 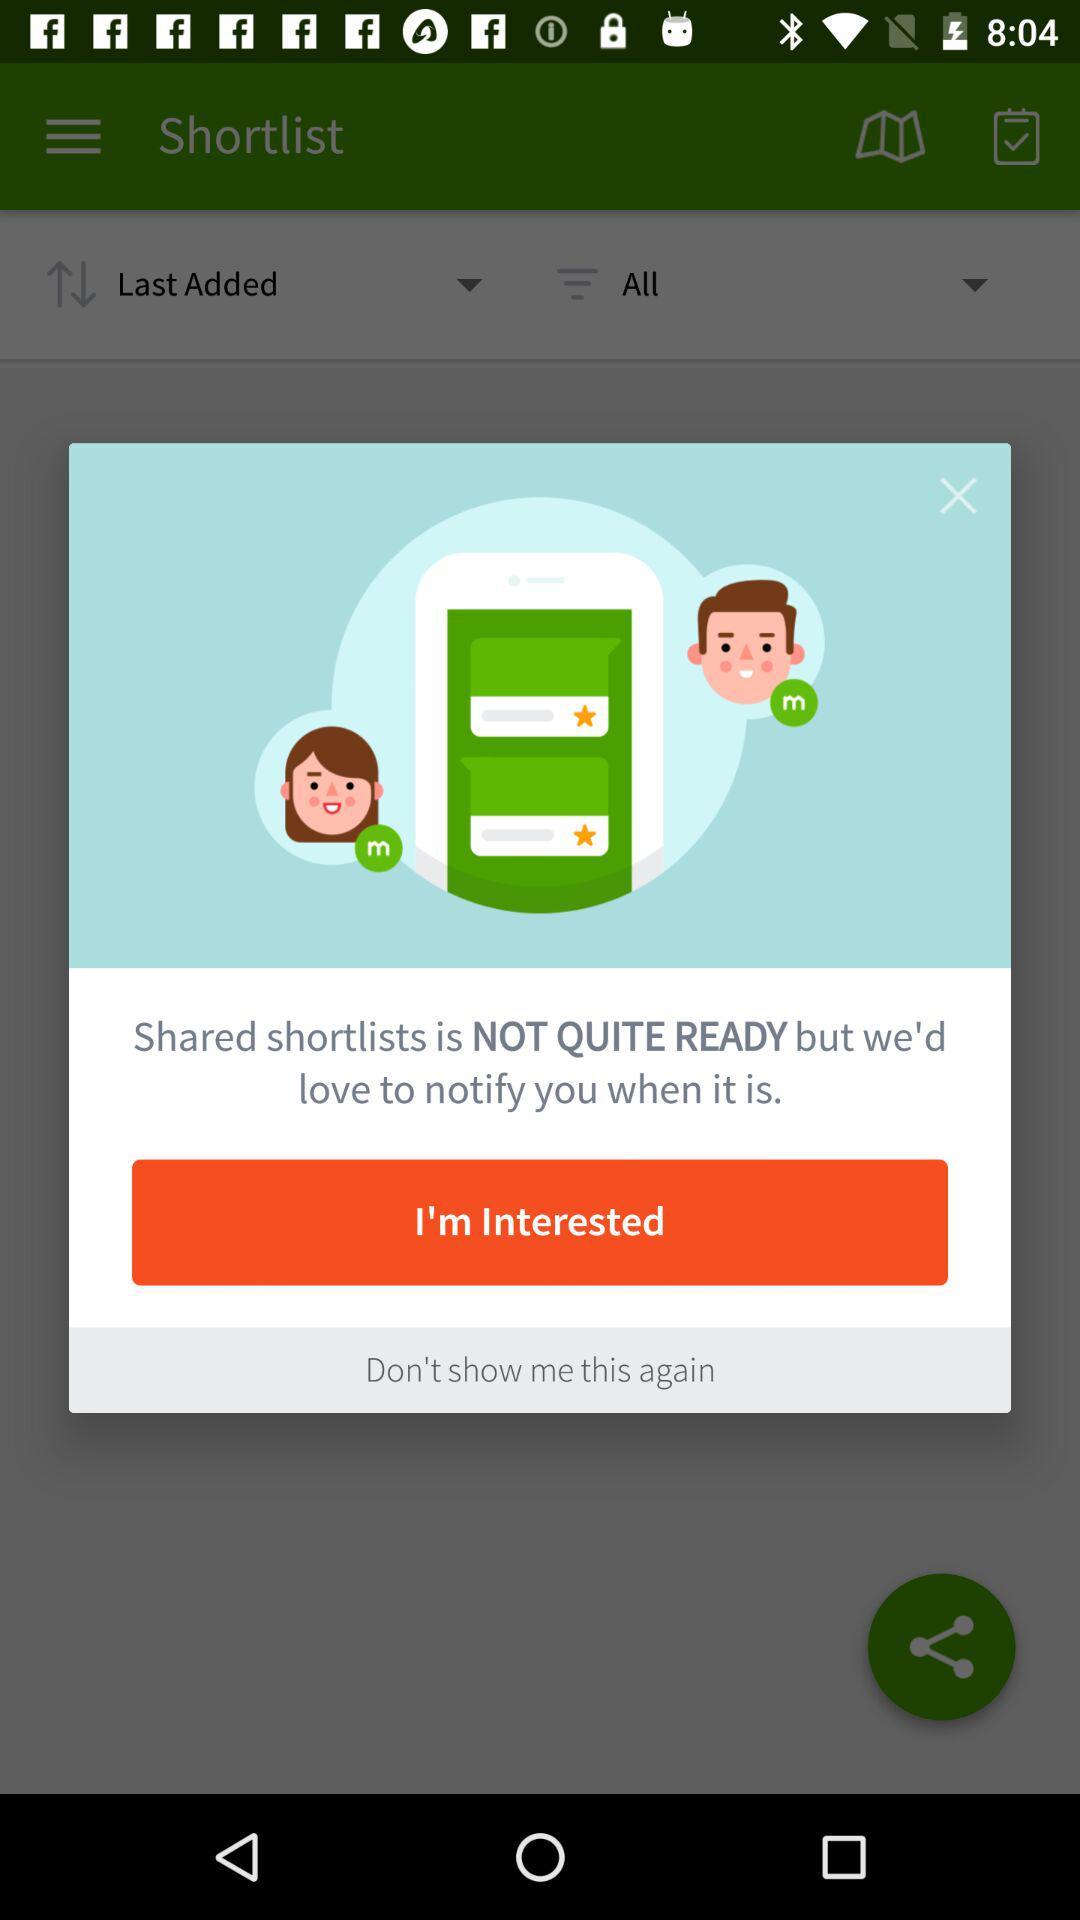 I want to click on item above shared shortlists is item, so click(x=957, y=495).